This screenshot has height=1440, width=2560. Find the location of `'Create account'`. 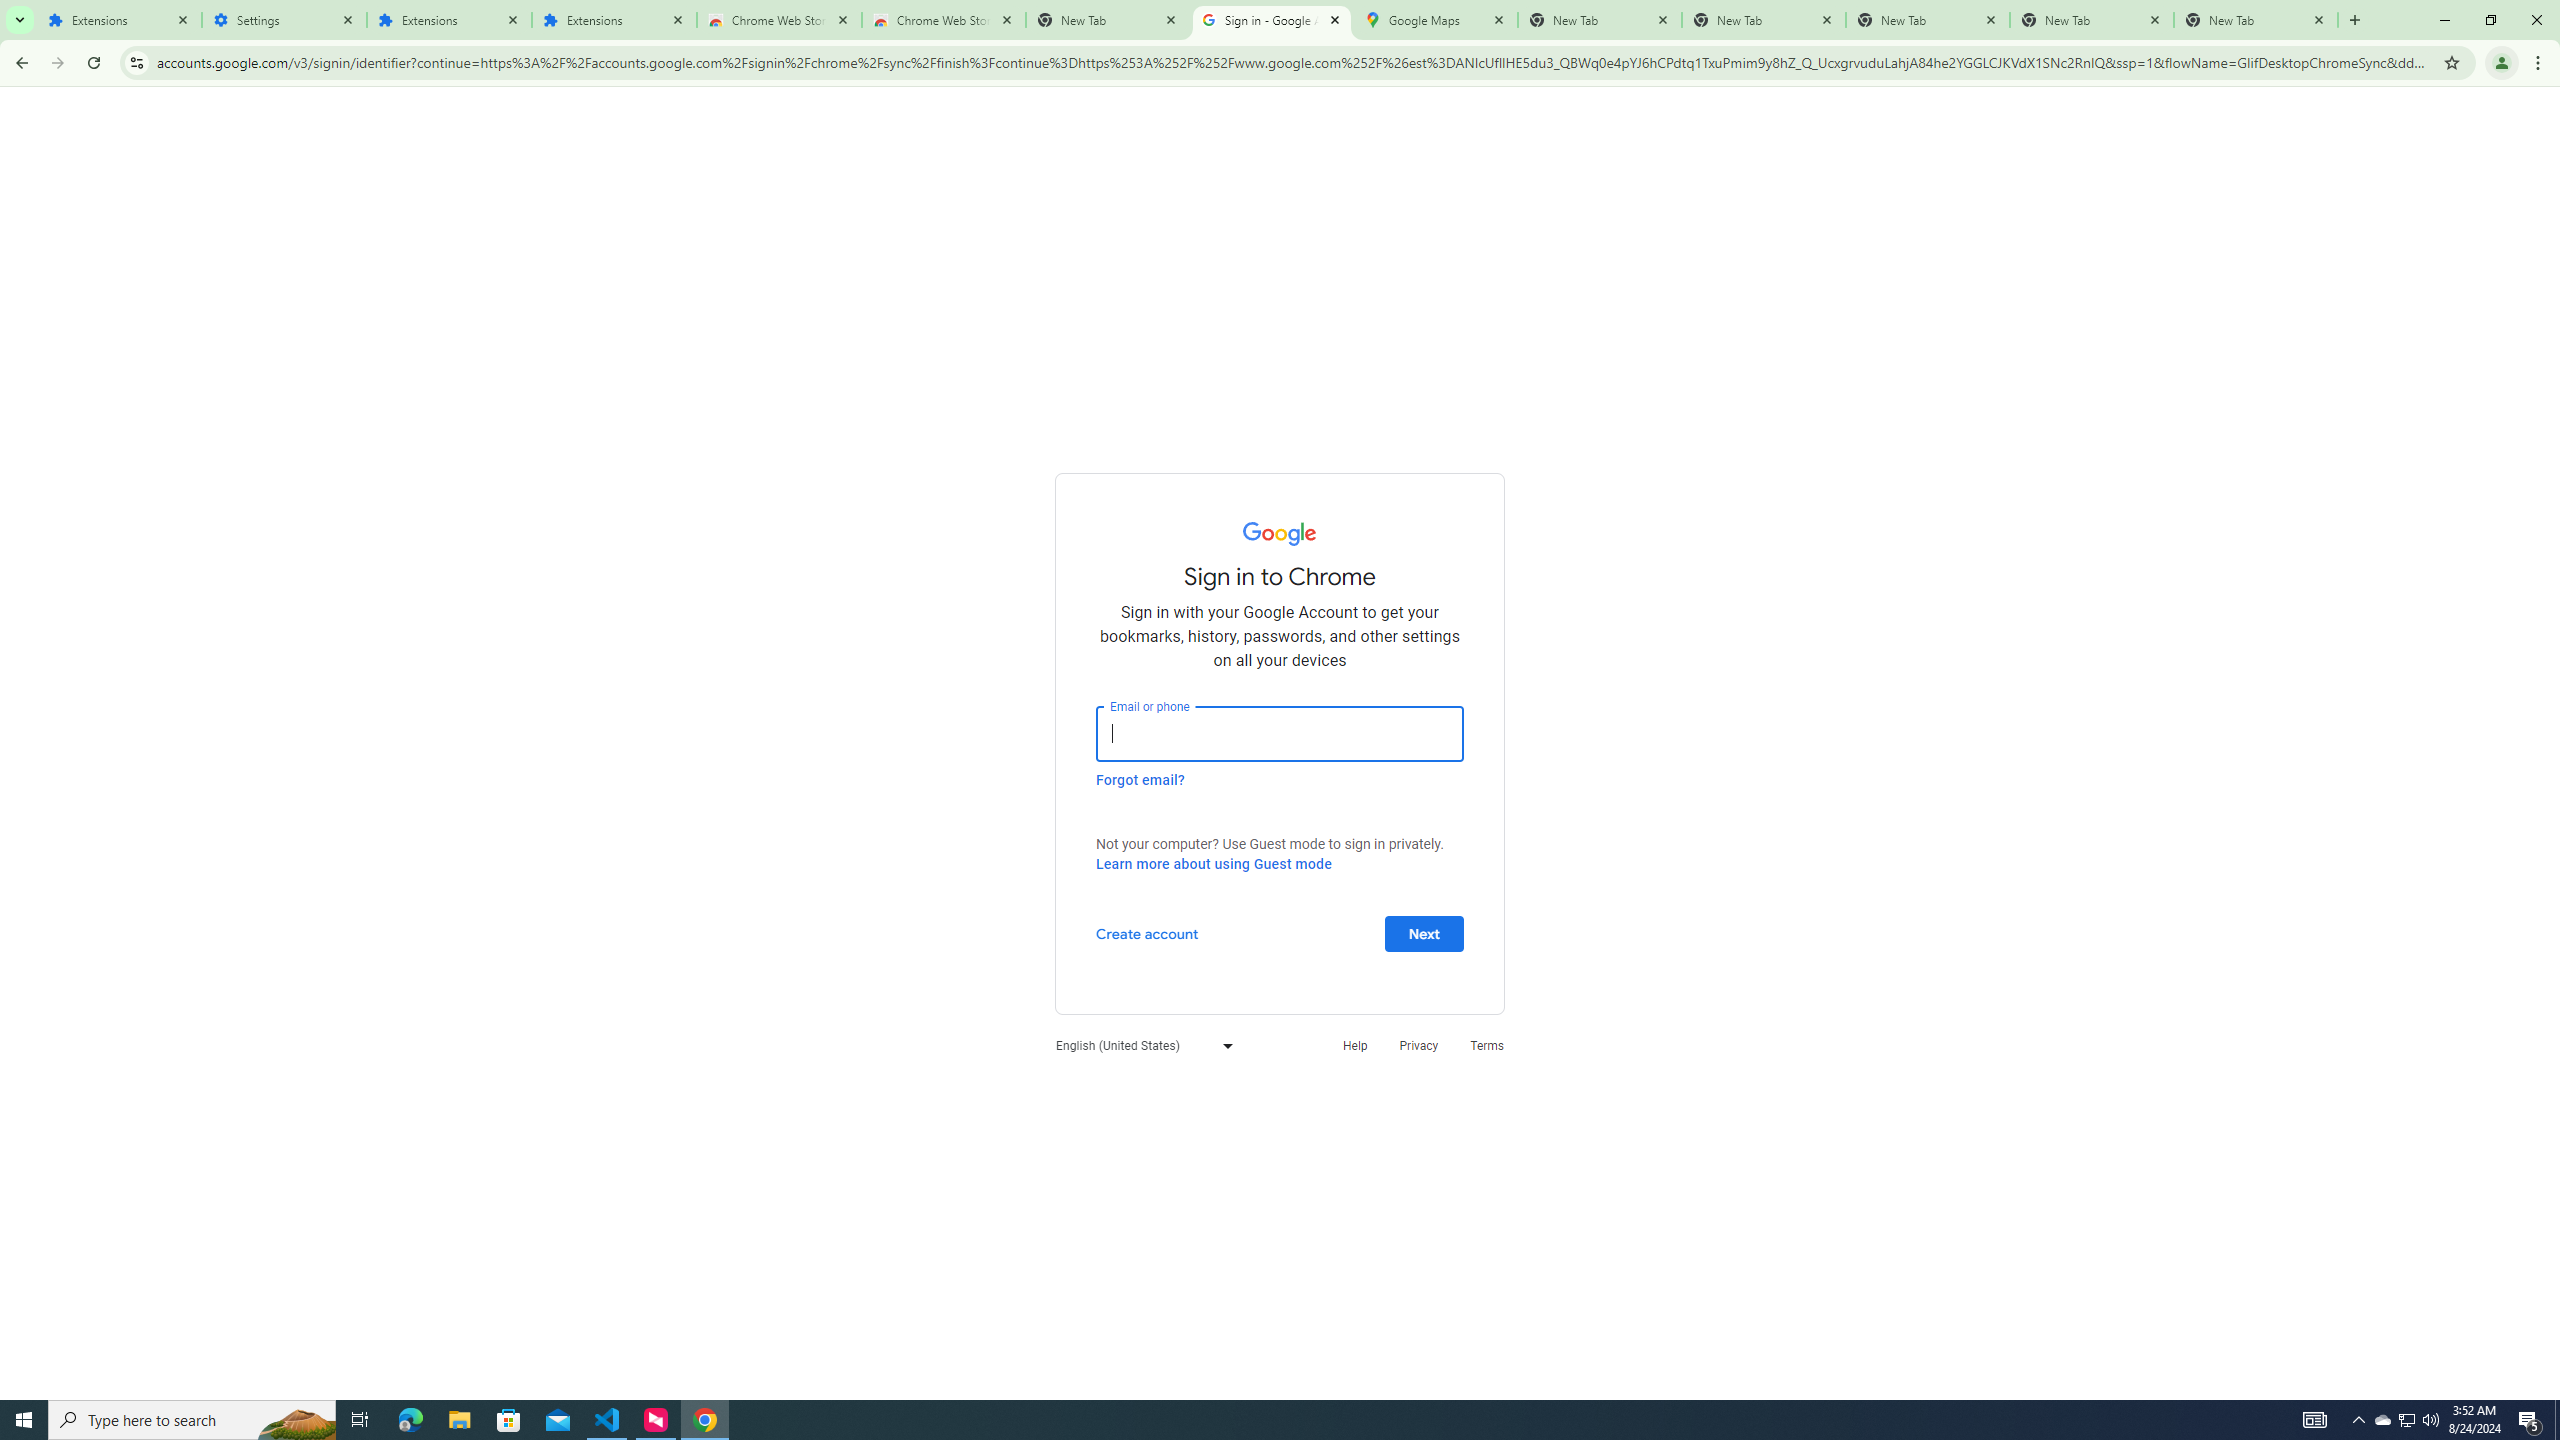

'Create account' is located at coordinates (1145, 932).